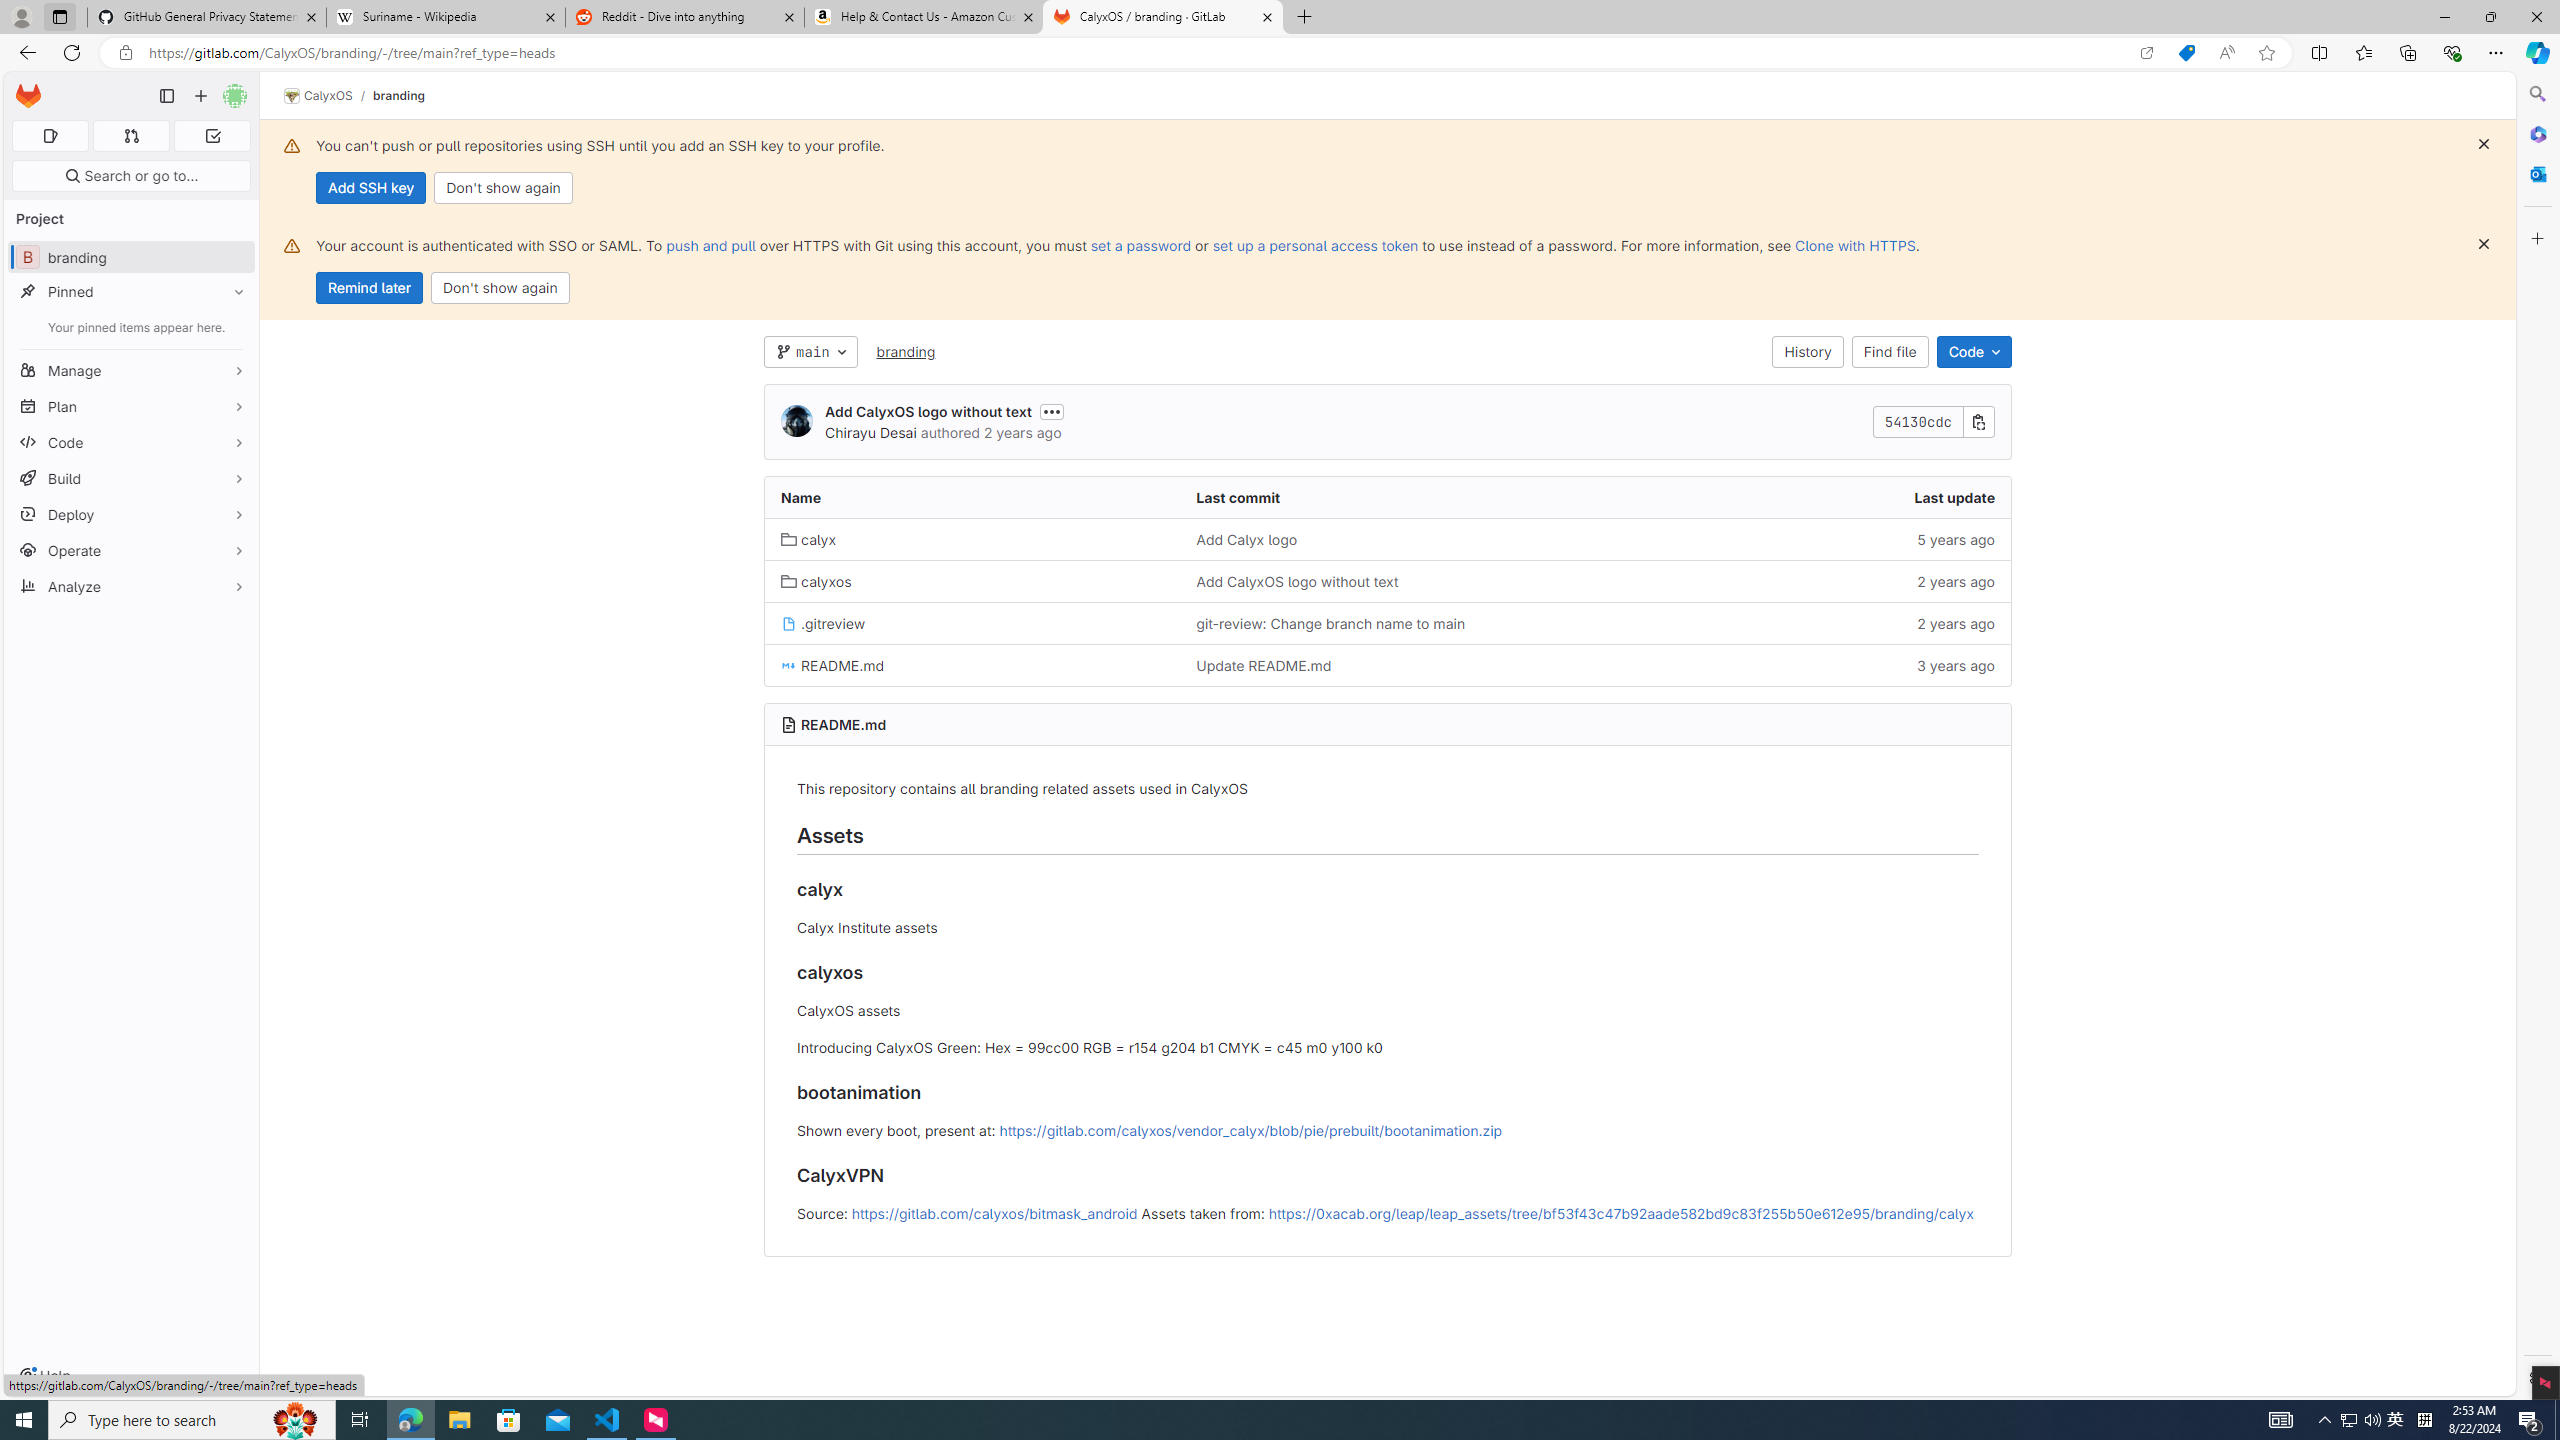 The height and width of the screenshot is (1440, 2560). Describe the element at coordinates (130, 585) in the screenshot. I see `'Analyze'` at that location.